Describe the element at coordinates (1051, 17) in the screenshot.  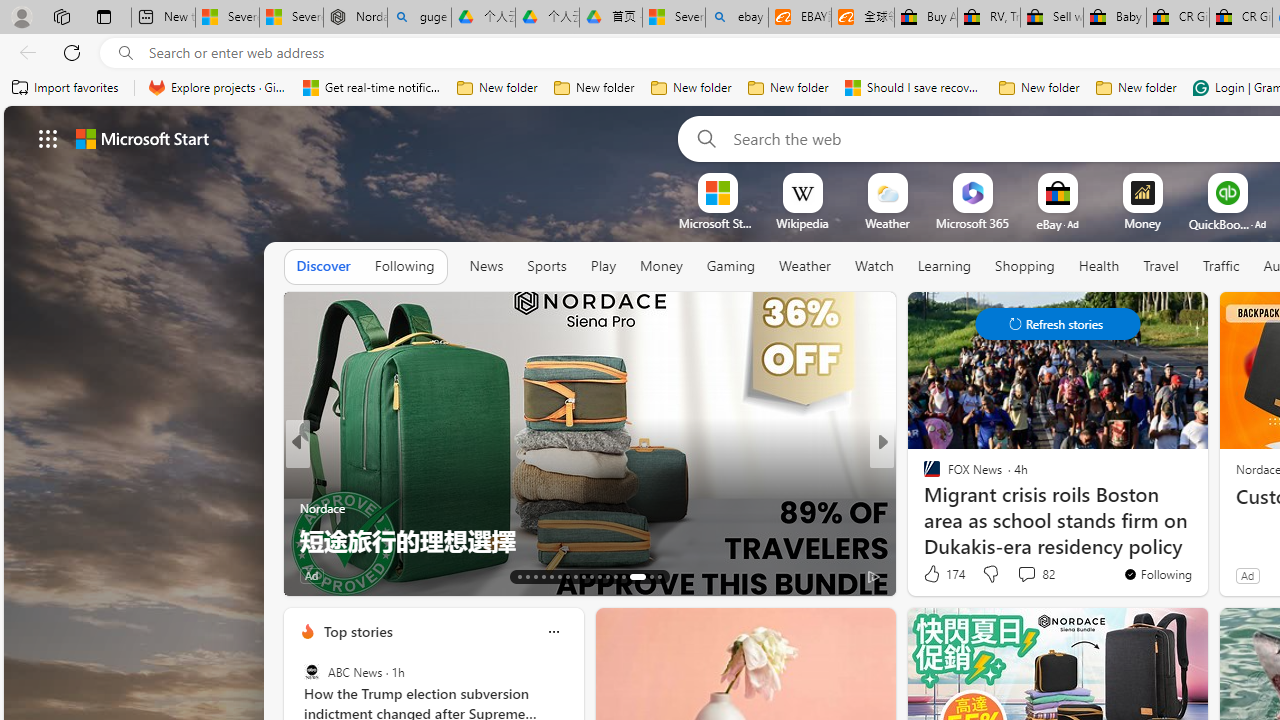
I see `'Sell worldwide with eBay'` at that location.